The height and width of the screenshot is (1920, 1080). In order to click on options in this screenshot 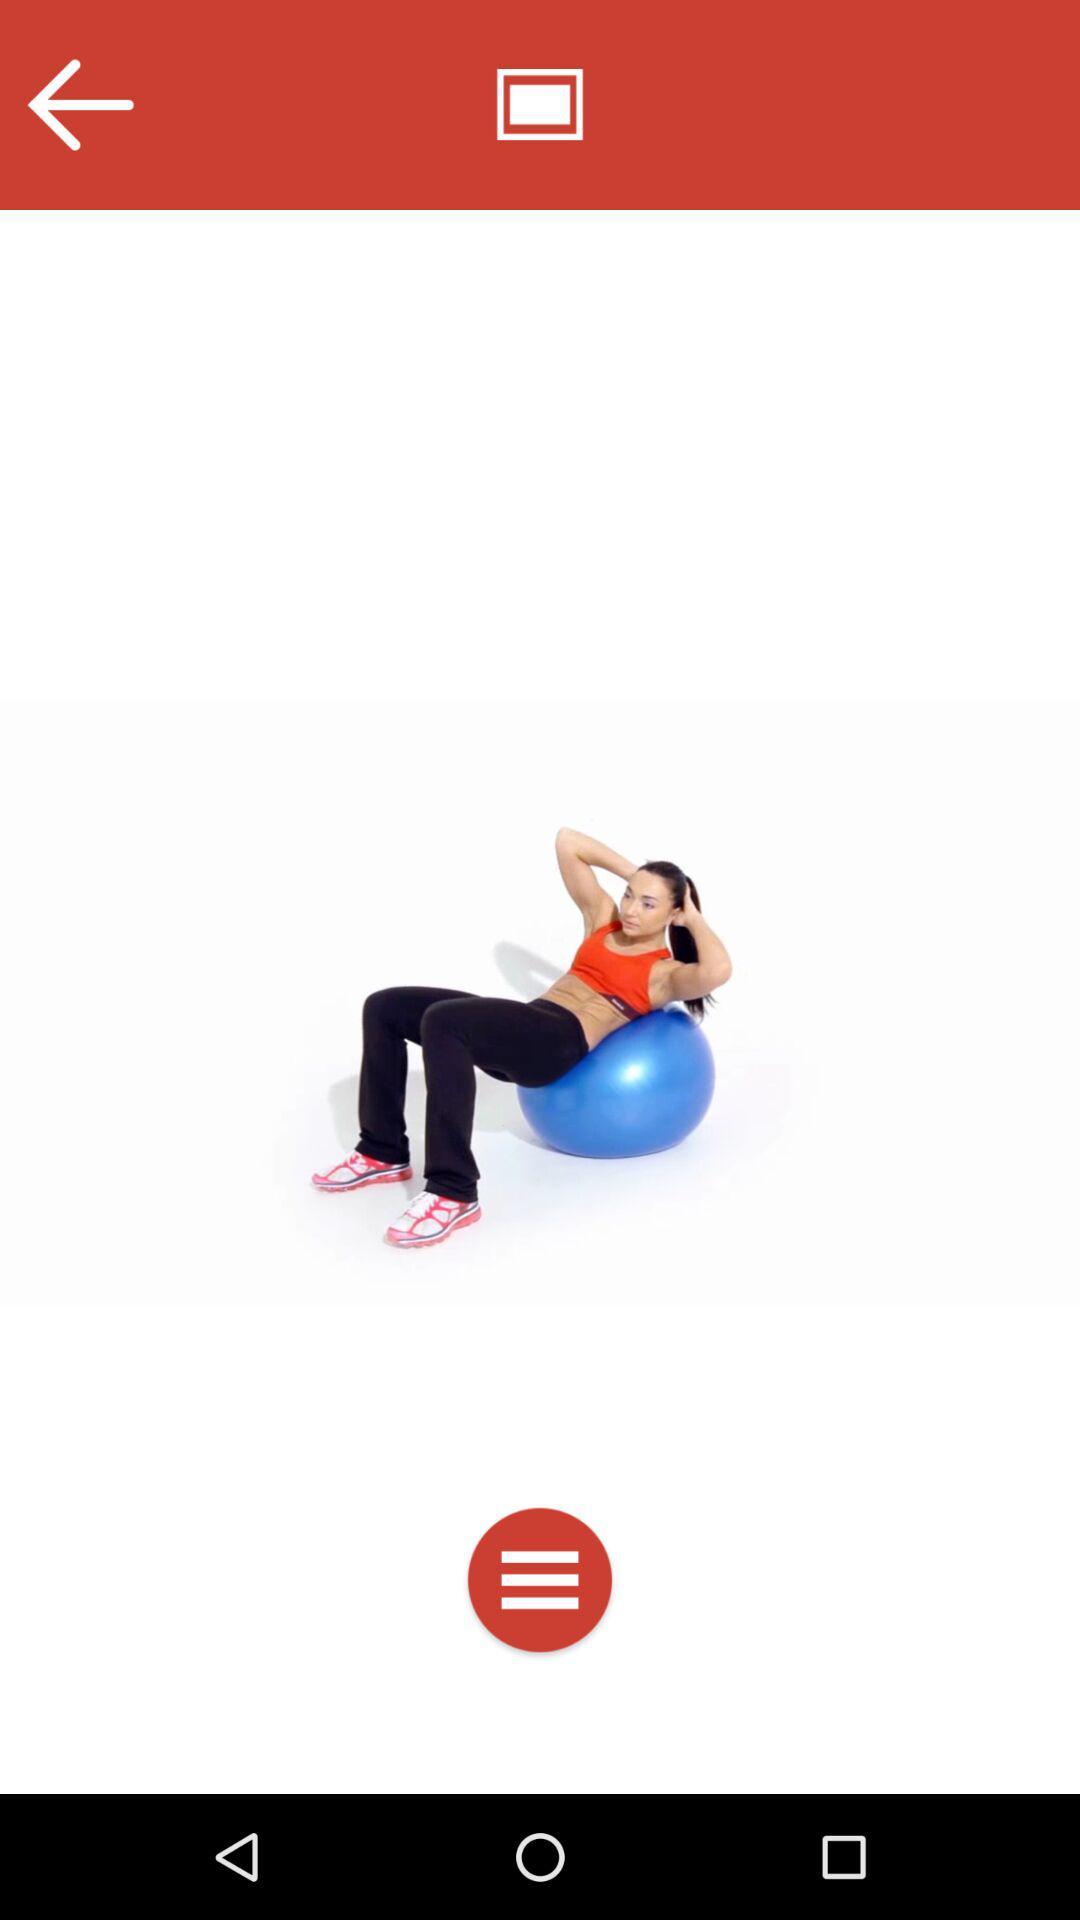, I will do `click(540, 1583)`.